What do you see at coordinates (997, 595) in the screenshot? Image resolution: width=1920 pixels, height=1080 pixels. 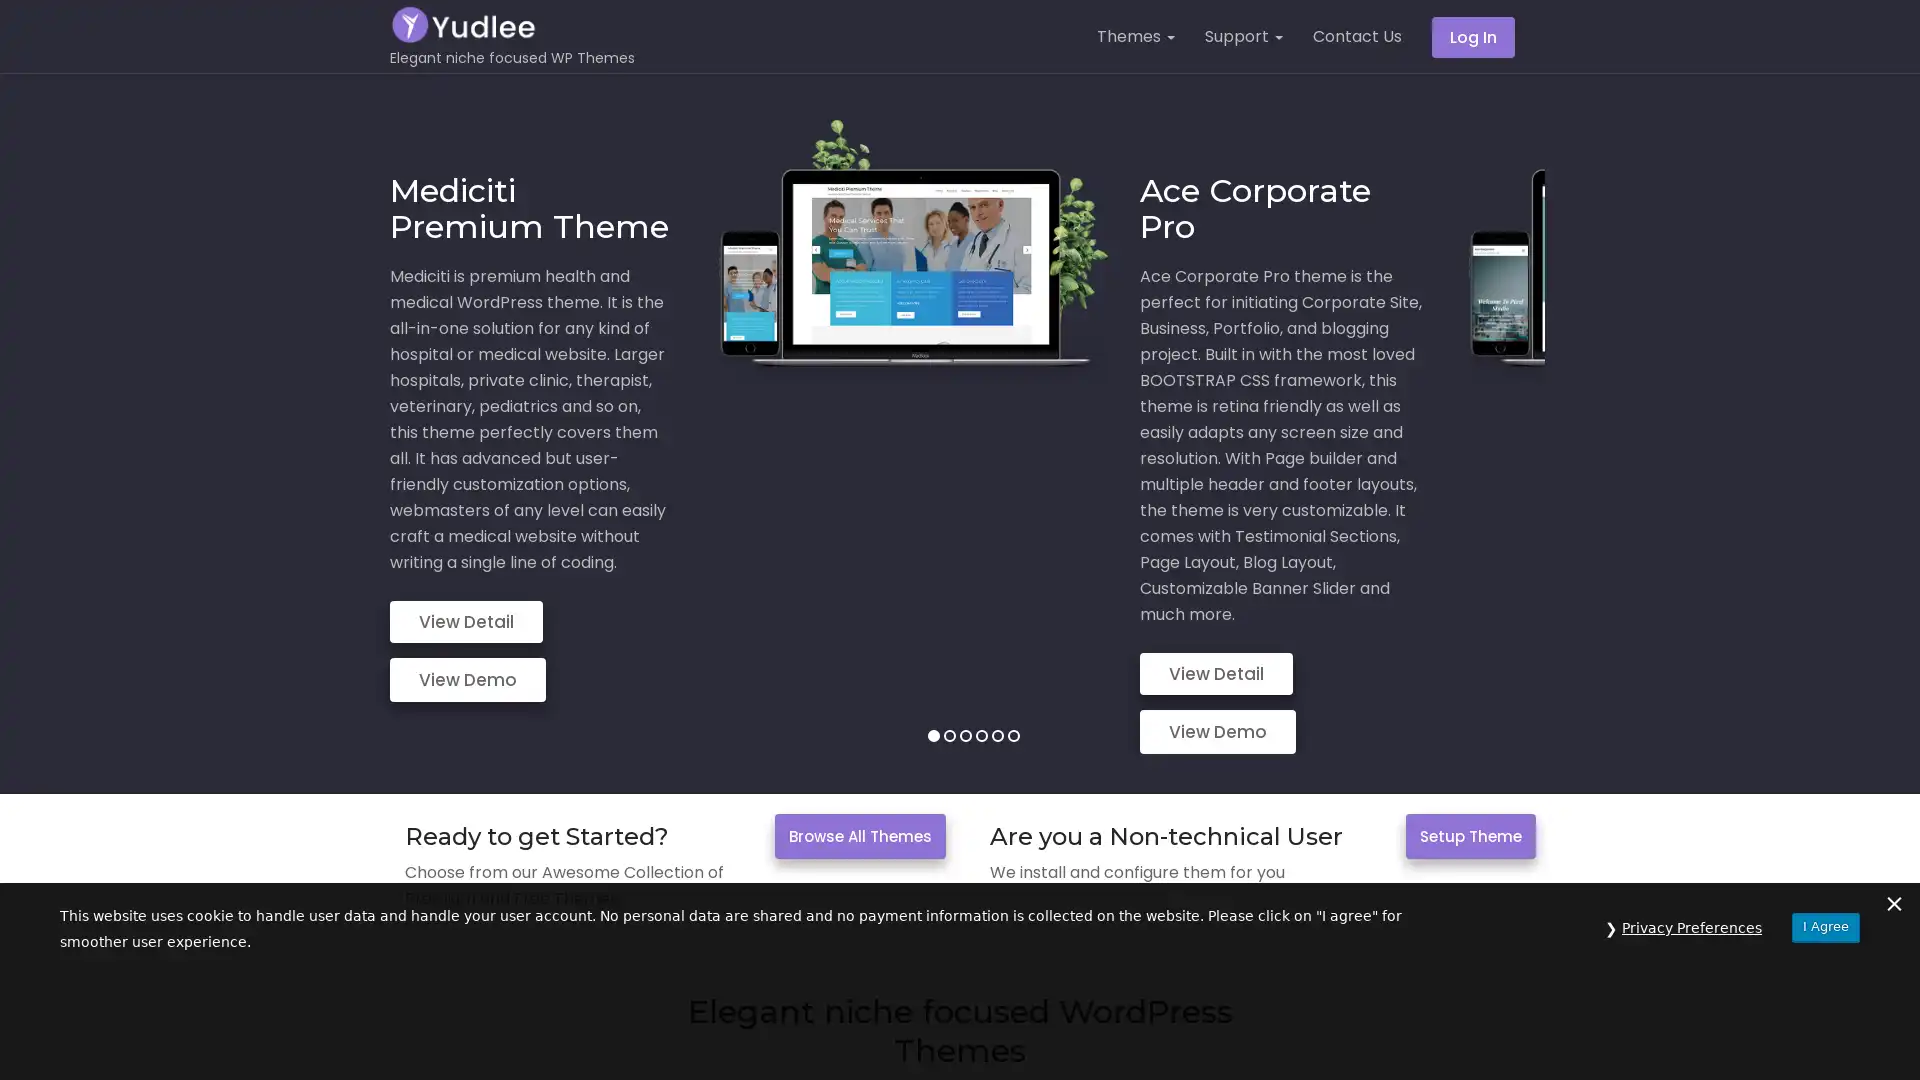 I see `5` at bounding box center [997, 595].